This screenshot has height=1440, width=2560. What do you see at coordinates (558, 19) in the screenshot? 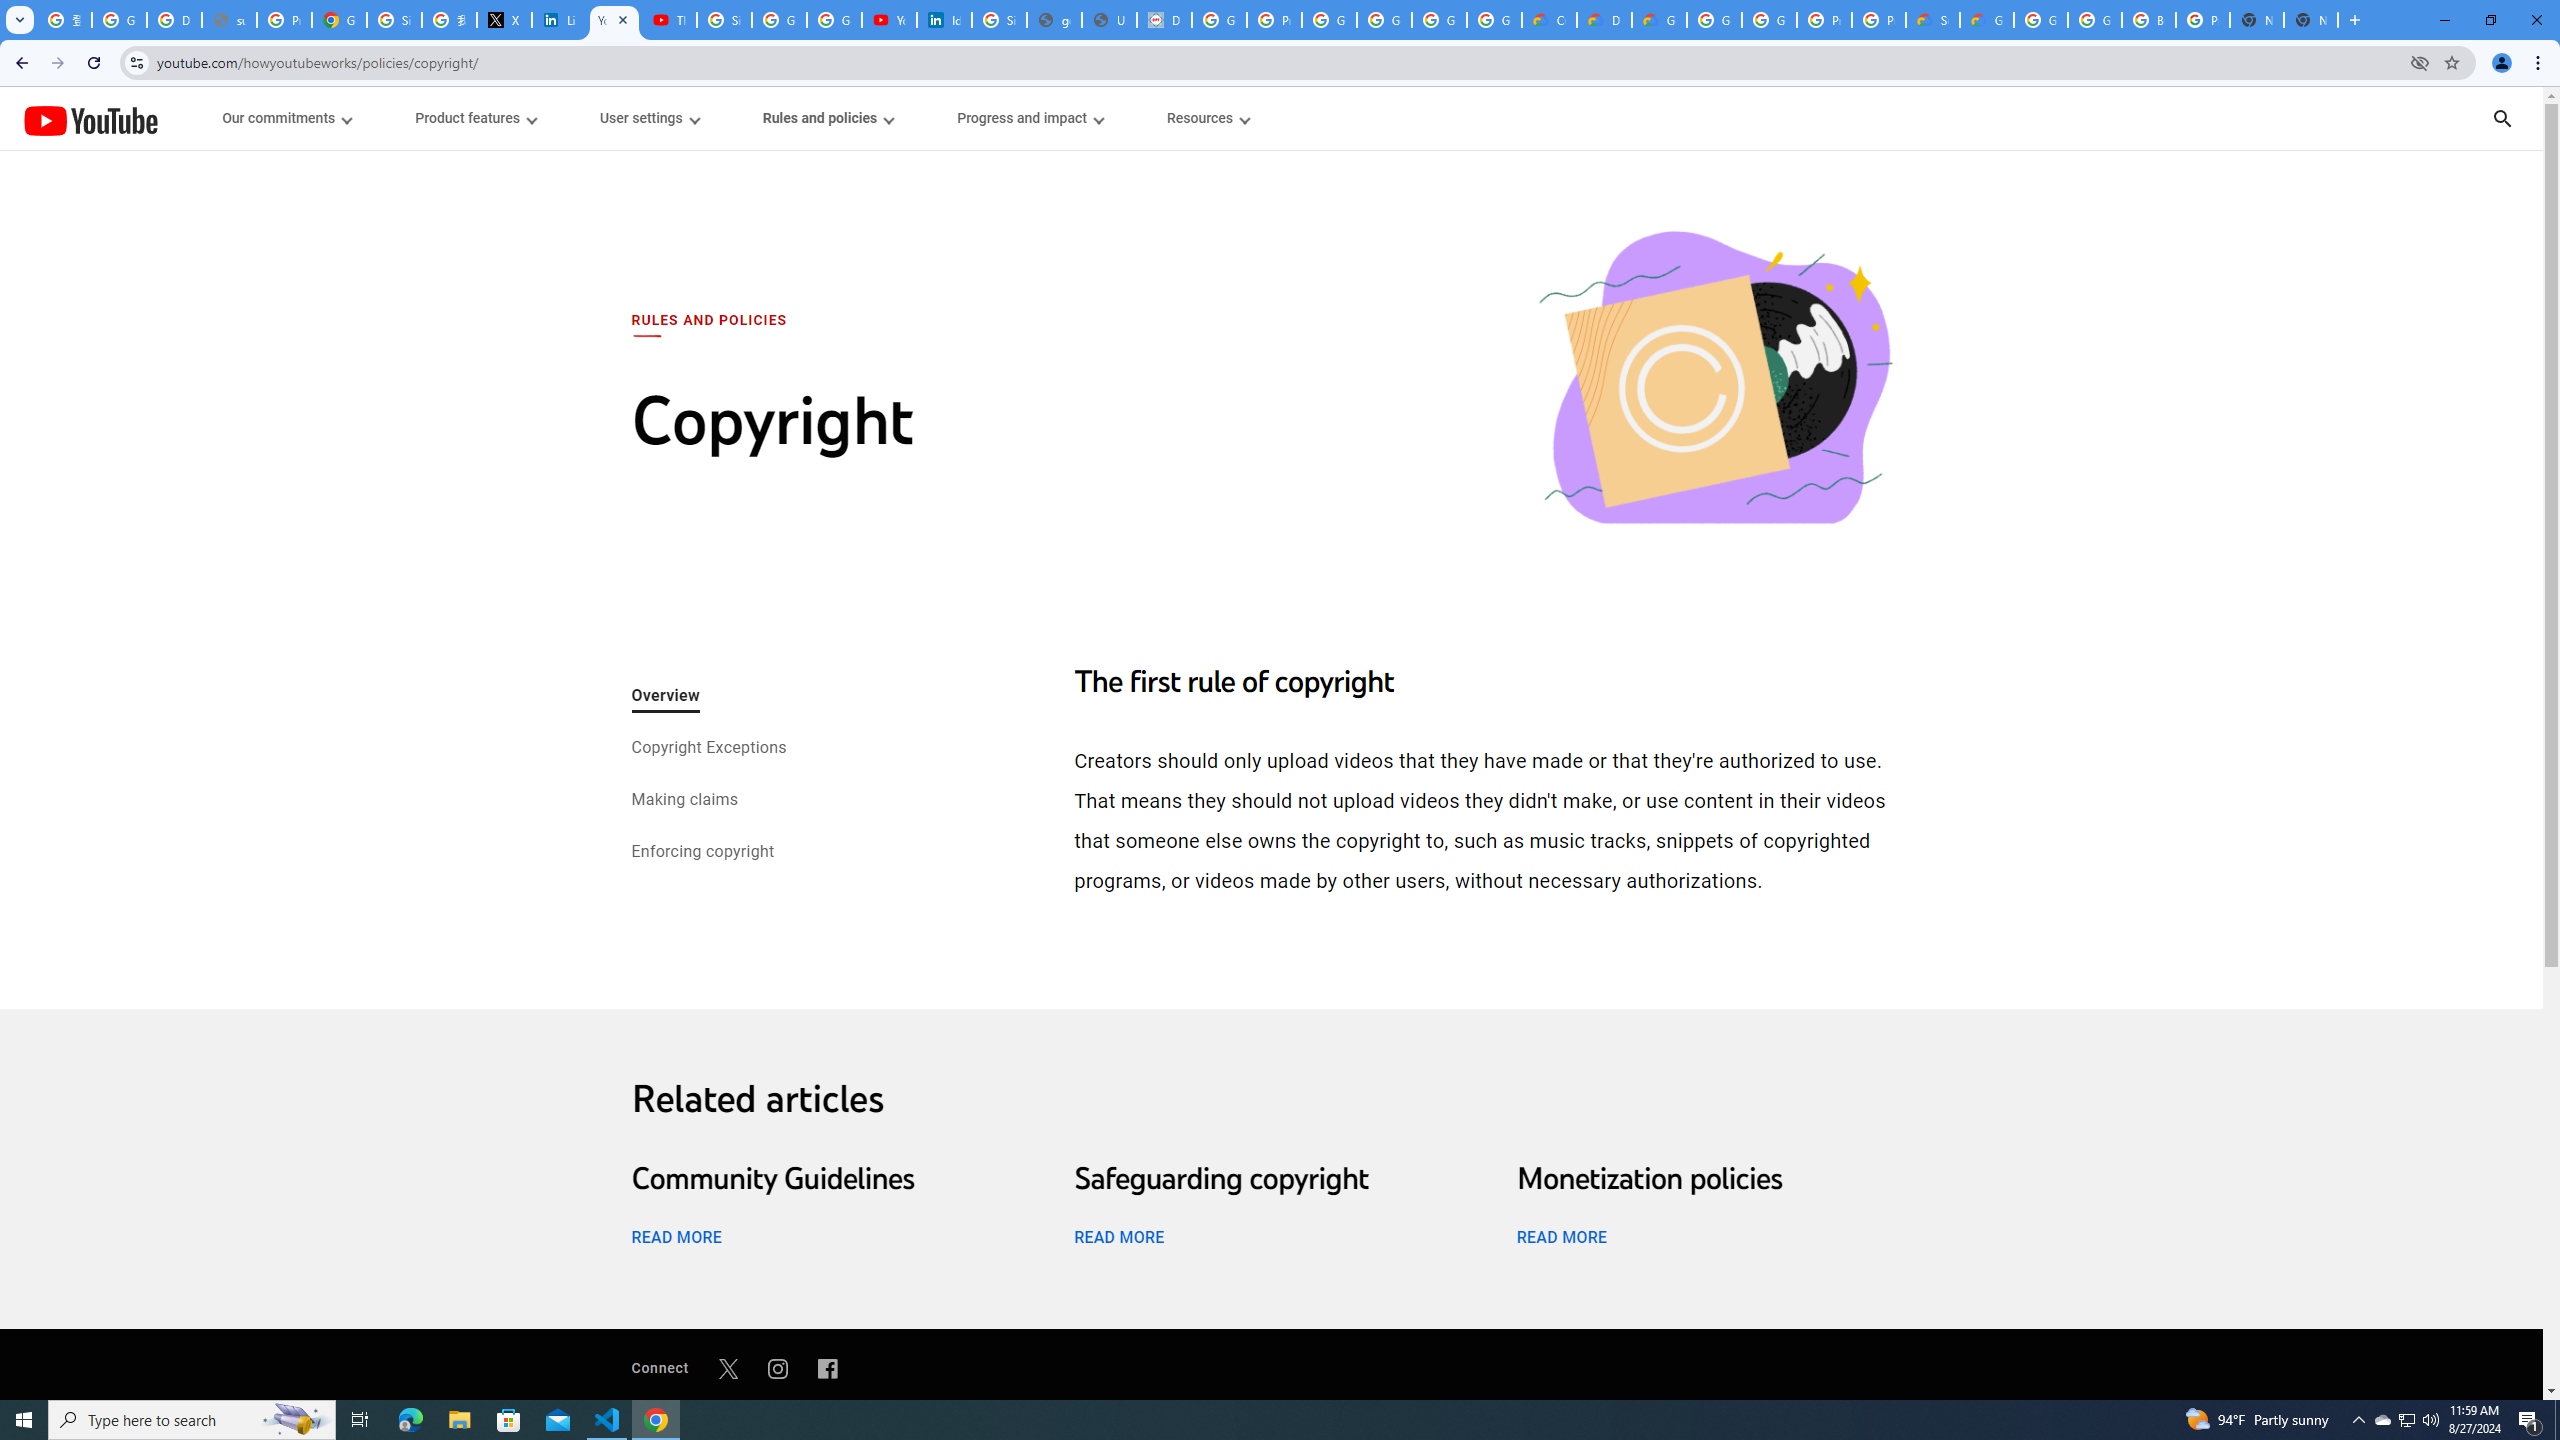
I see `'LinkedIn Privacy Policy'` at bounding box center [558, 19].